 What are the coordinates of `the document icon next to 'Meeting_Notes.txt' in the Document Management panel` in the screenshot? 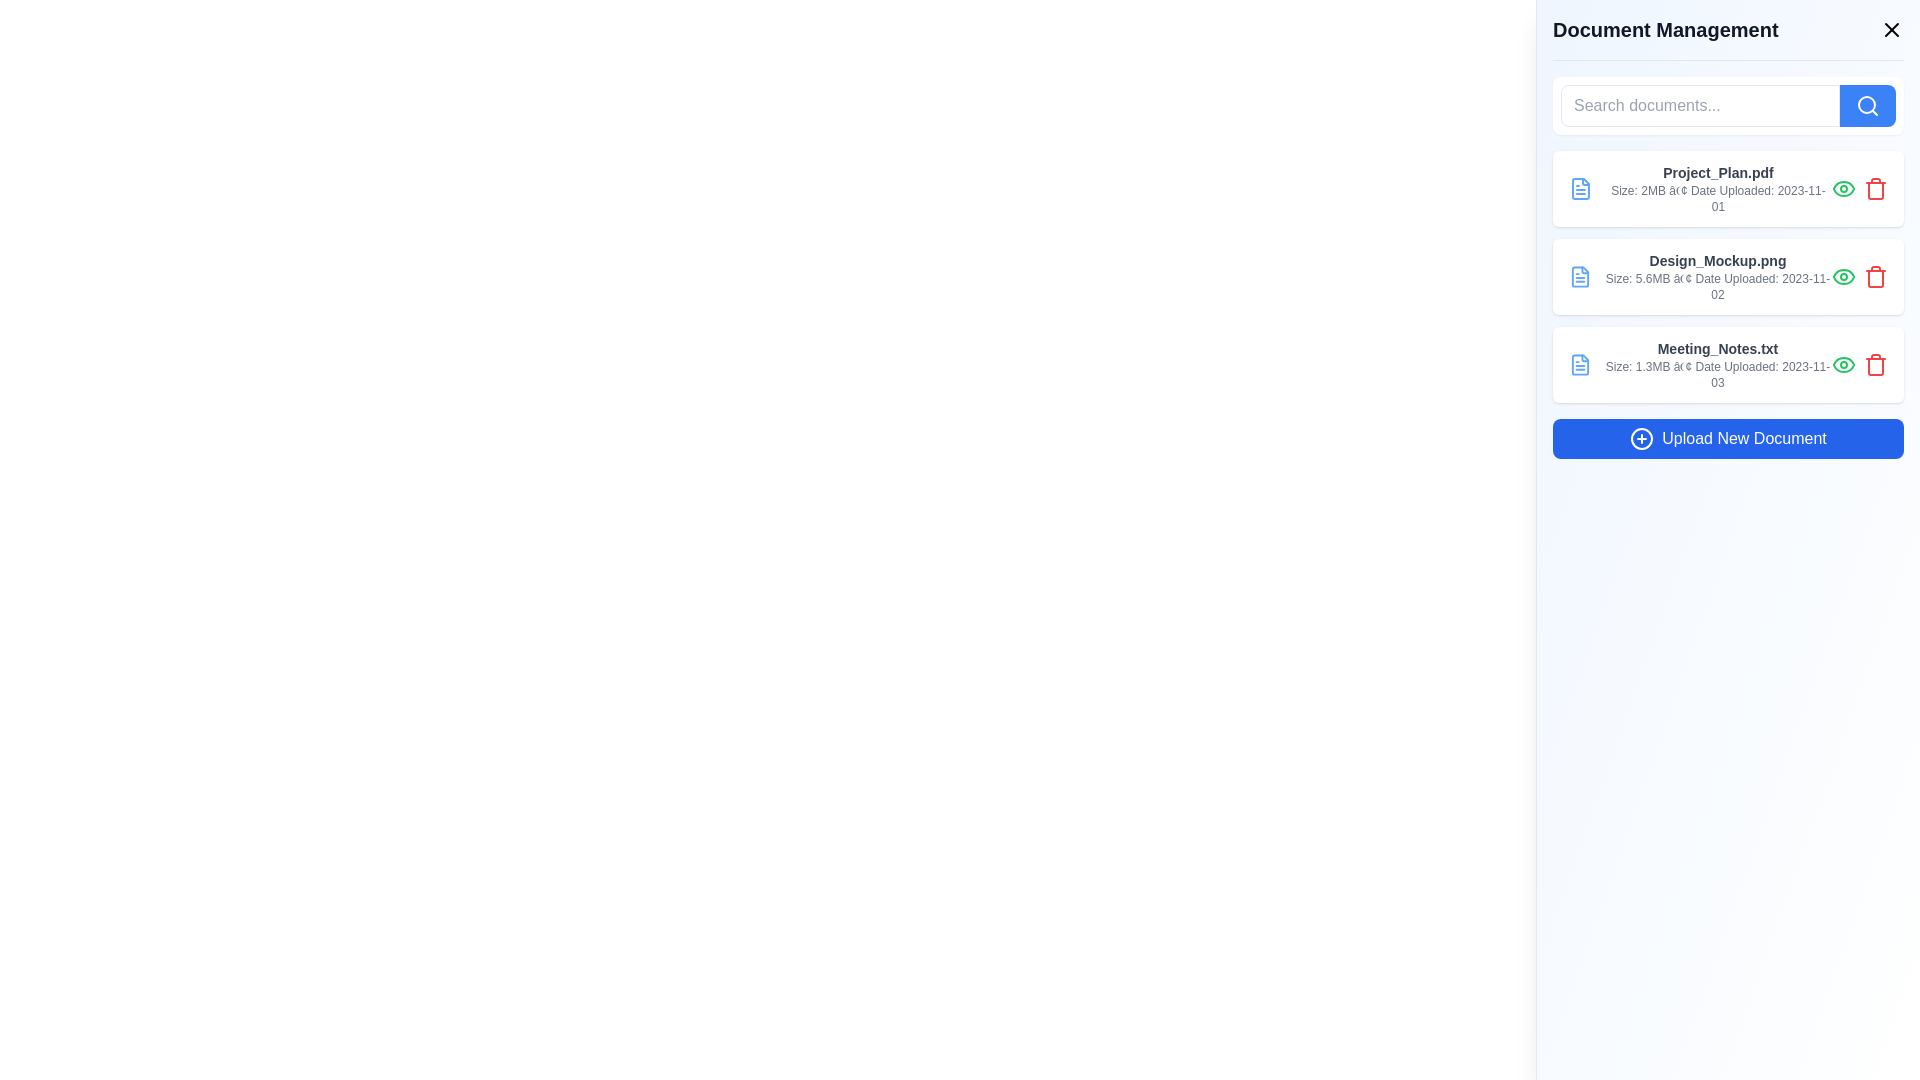 It's located at (1579, 365).